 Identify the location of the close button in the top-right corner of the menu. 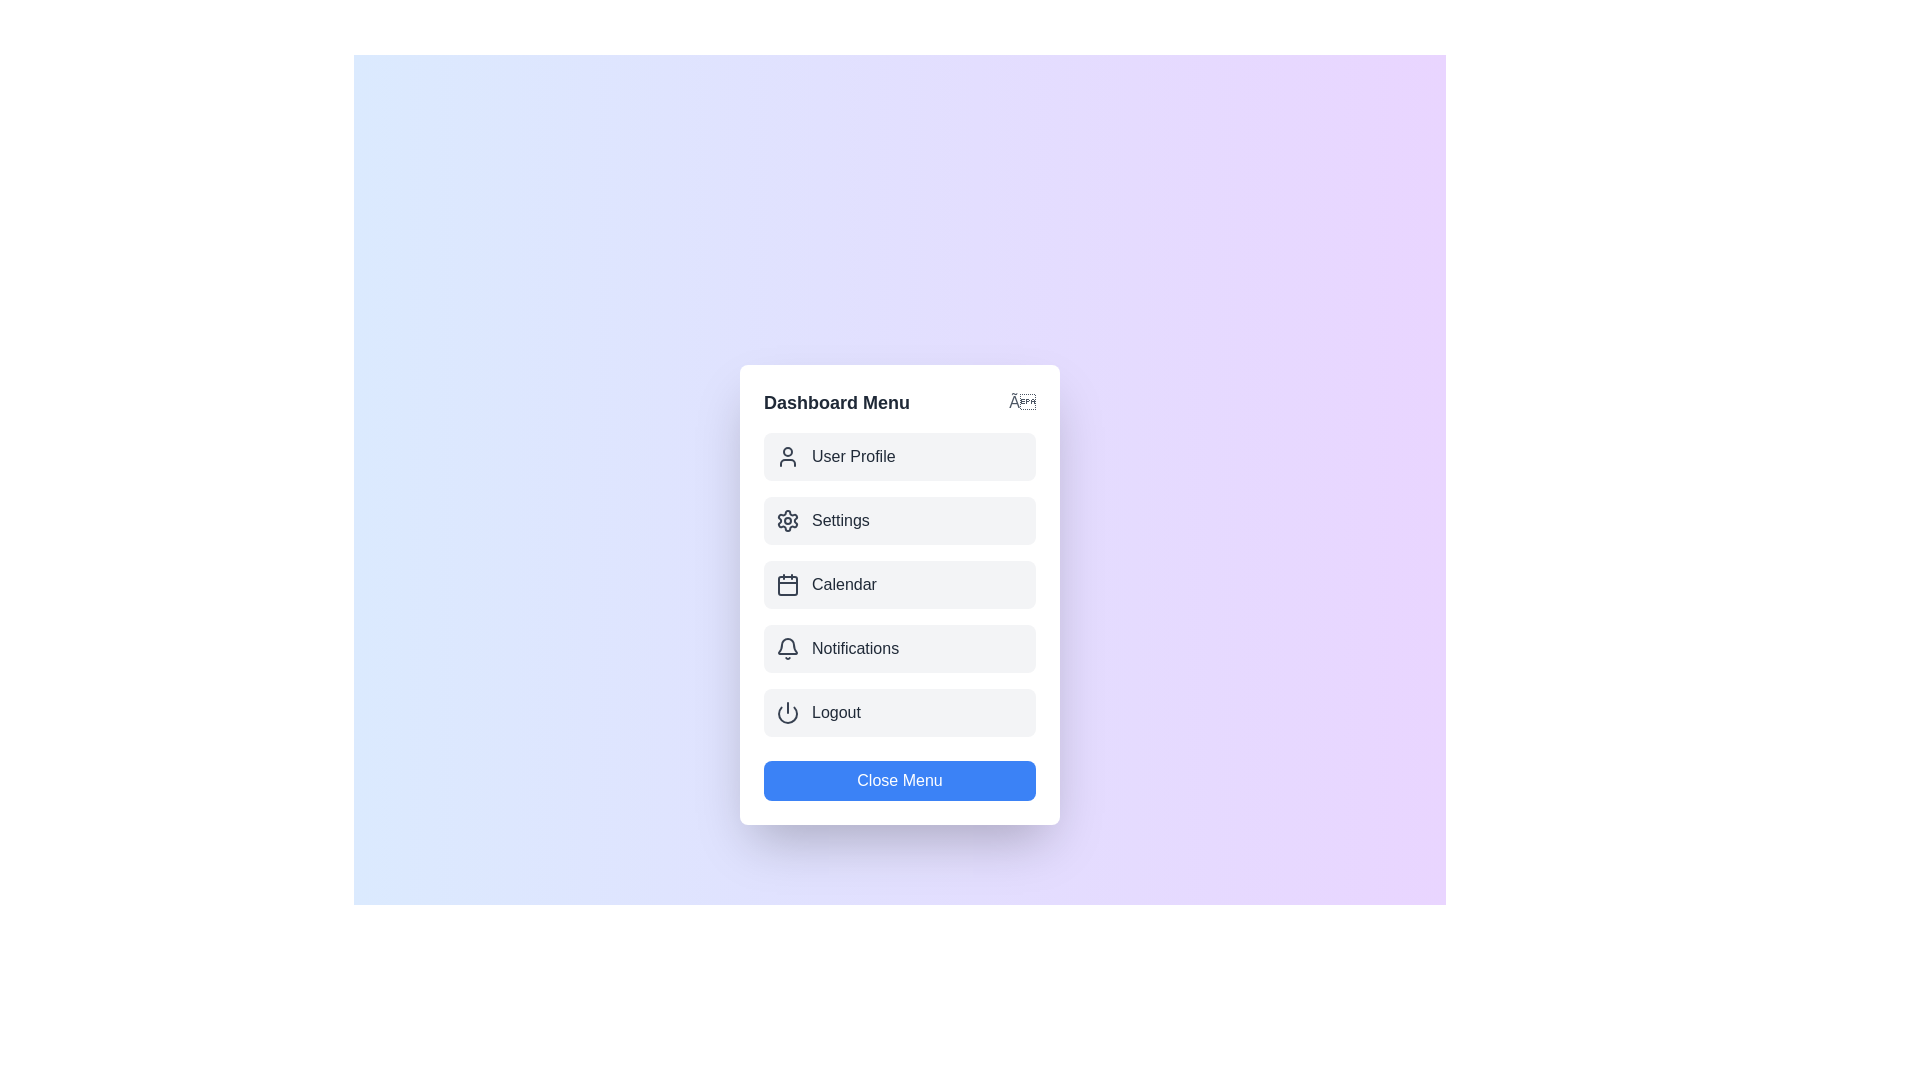
(1022, 402).